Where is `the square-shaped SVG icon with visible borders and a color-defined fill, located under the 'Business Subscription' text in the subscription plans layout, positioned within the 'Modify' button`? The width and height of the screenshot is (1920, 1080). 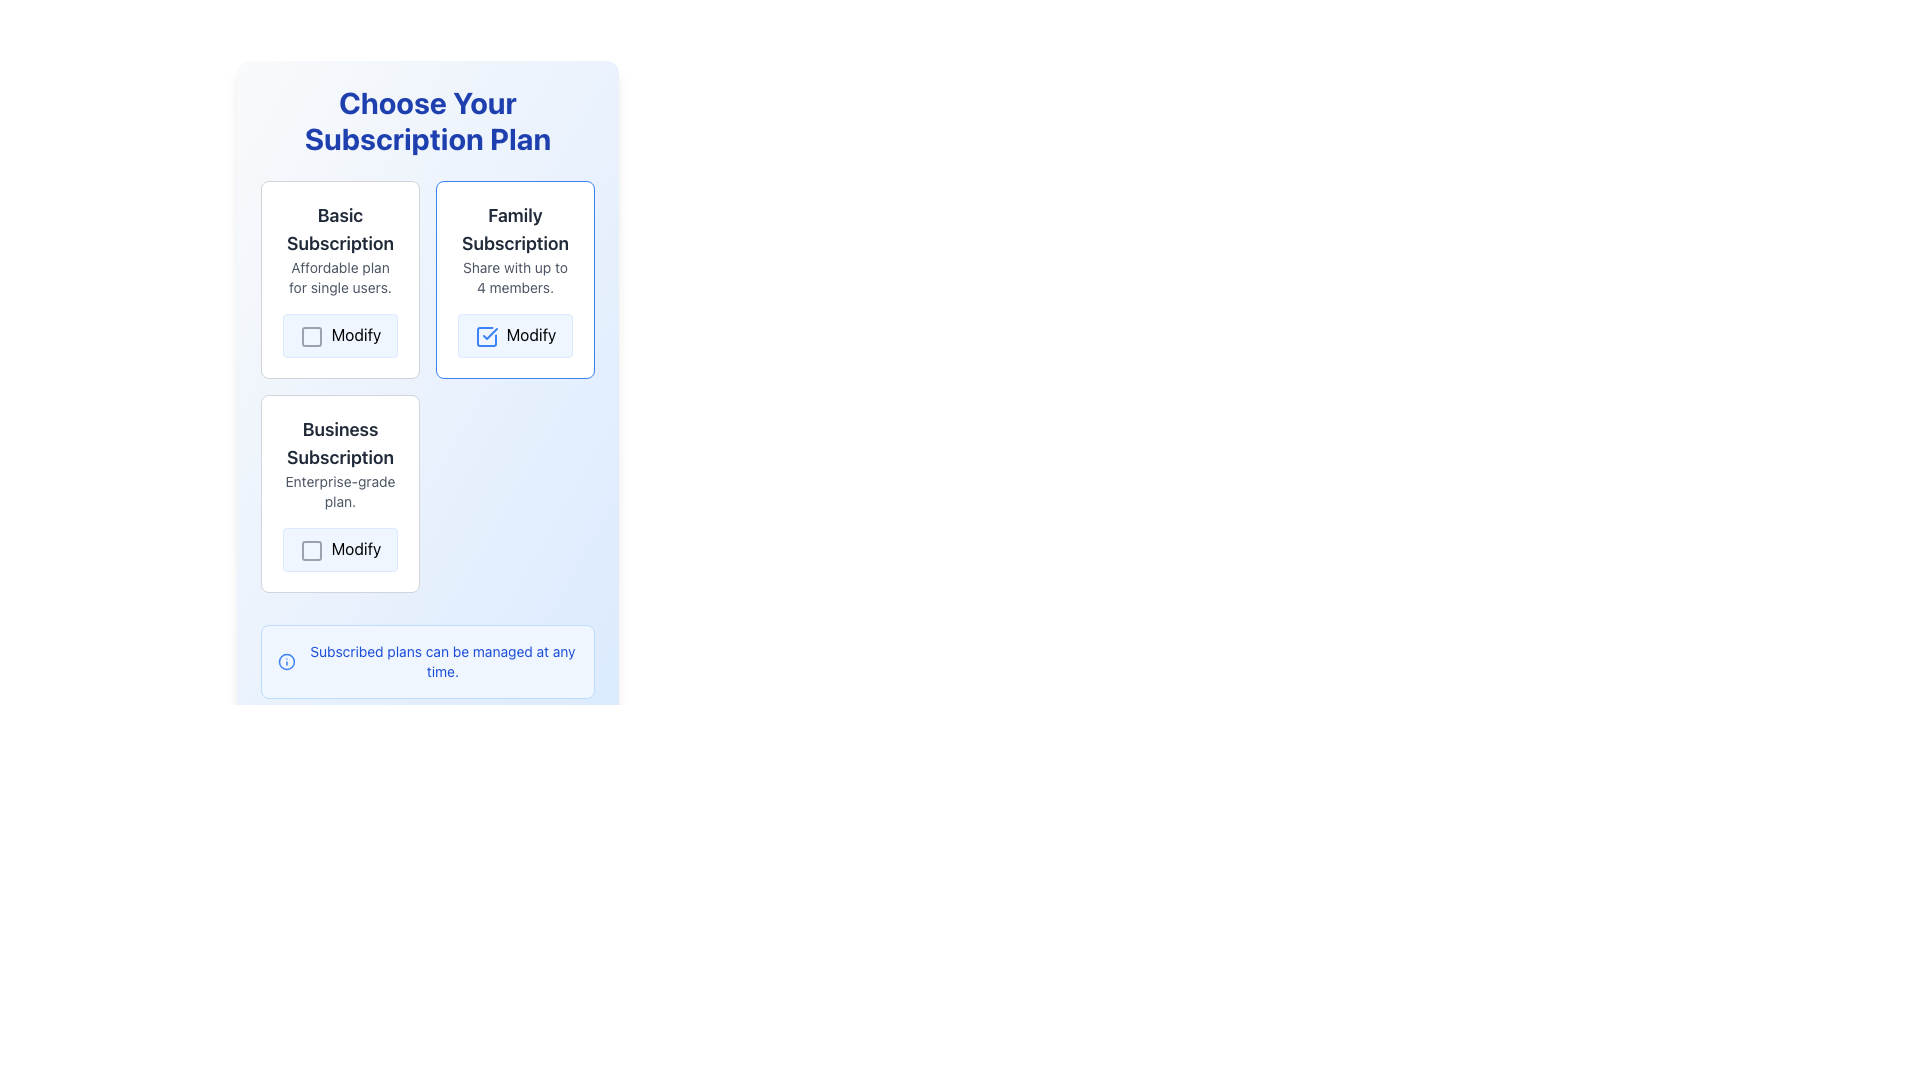
the square-shaped SVG icon with visible borders and a color-defined fill, located under the 'Business Subscription' text in the subscription plans layout, positioned within the 'Modify' button is located at coordinates (310, 550).